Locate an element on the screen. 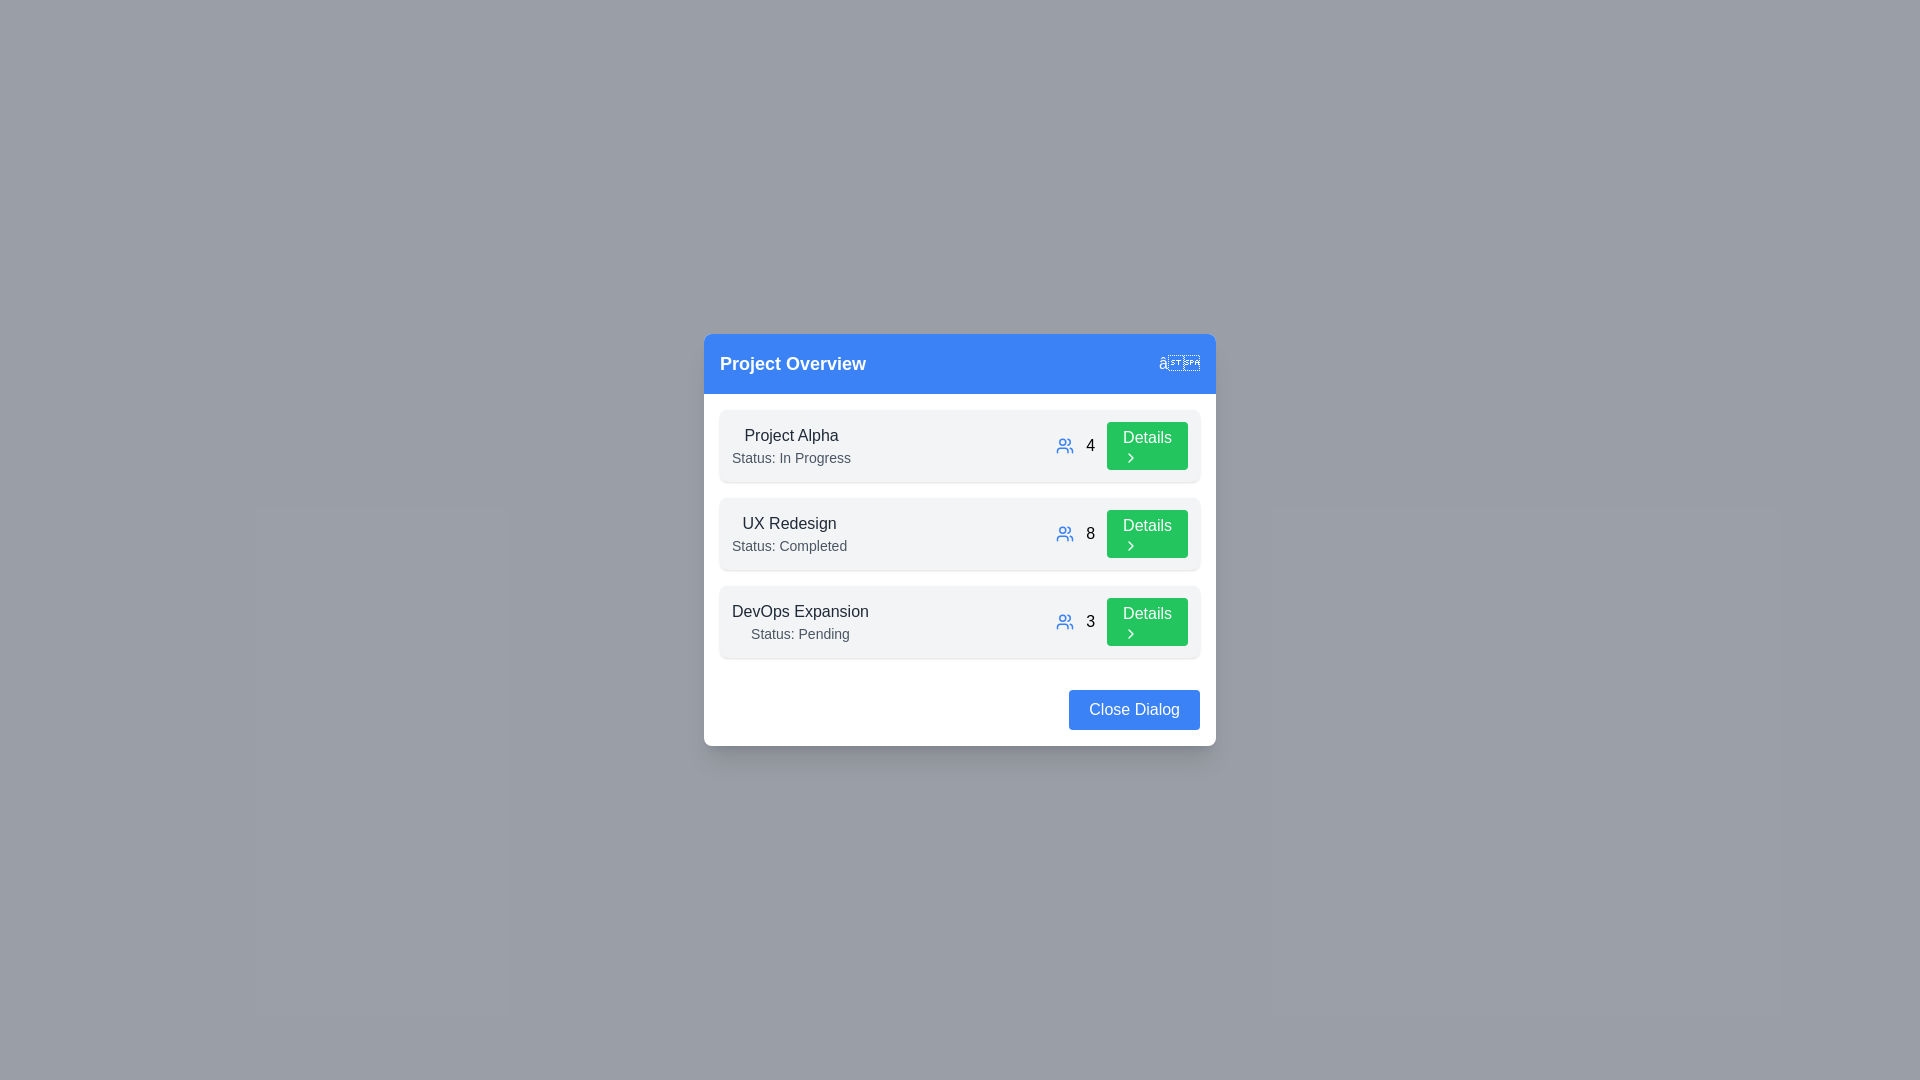 The image size is (1920, 1080). the project item corresponding to UX Redesign is located at coordinates (960, 532).